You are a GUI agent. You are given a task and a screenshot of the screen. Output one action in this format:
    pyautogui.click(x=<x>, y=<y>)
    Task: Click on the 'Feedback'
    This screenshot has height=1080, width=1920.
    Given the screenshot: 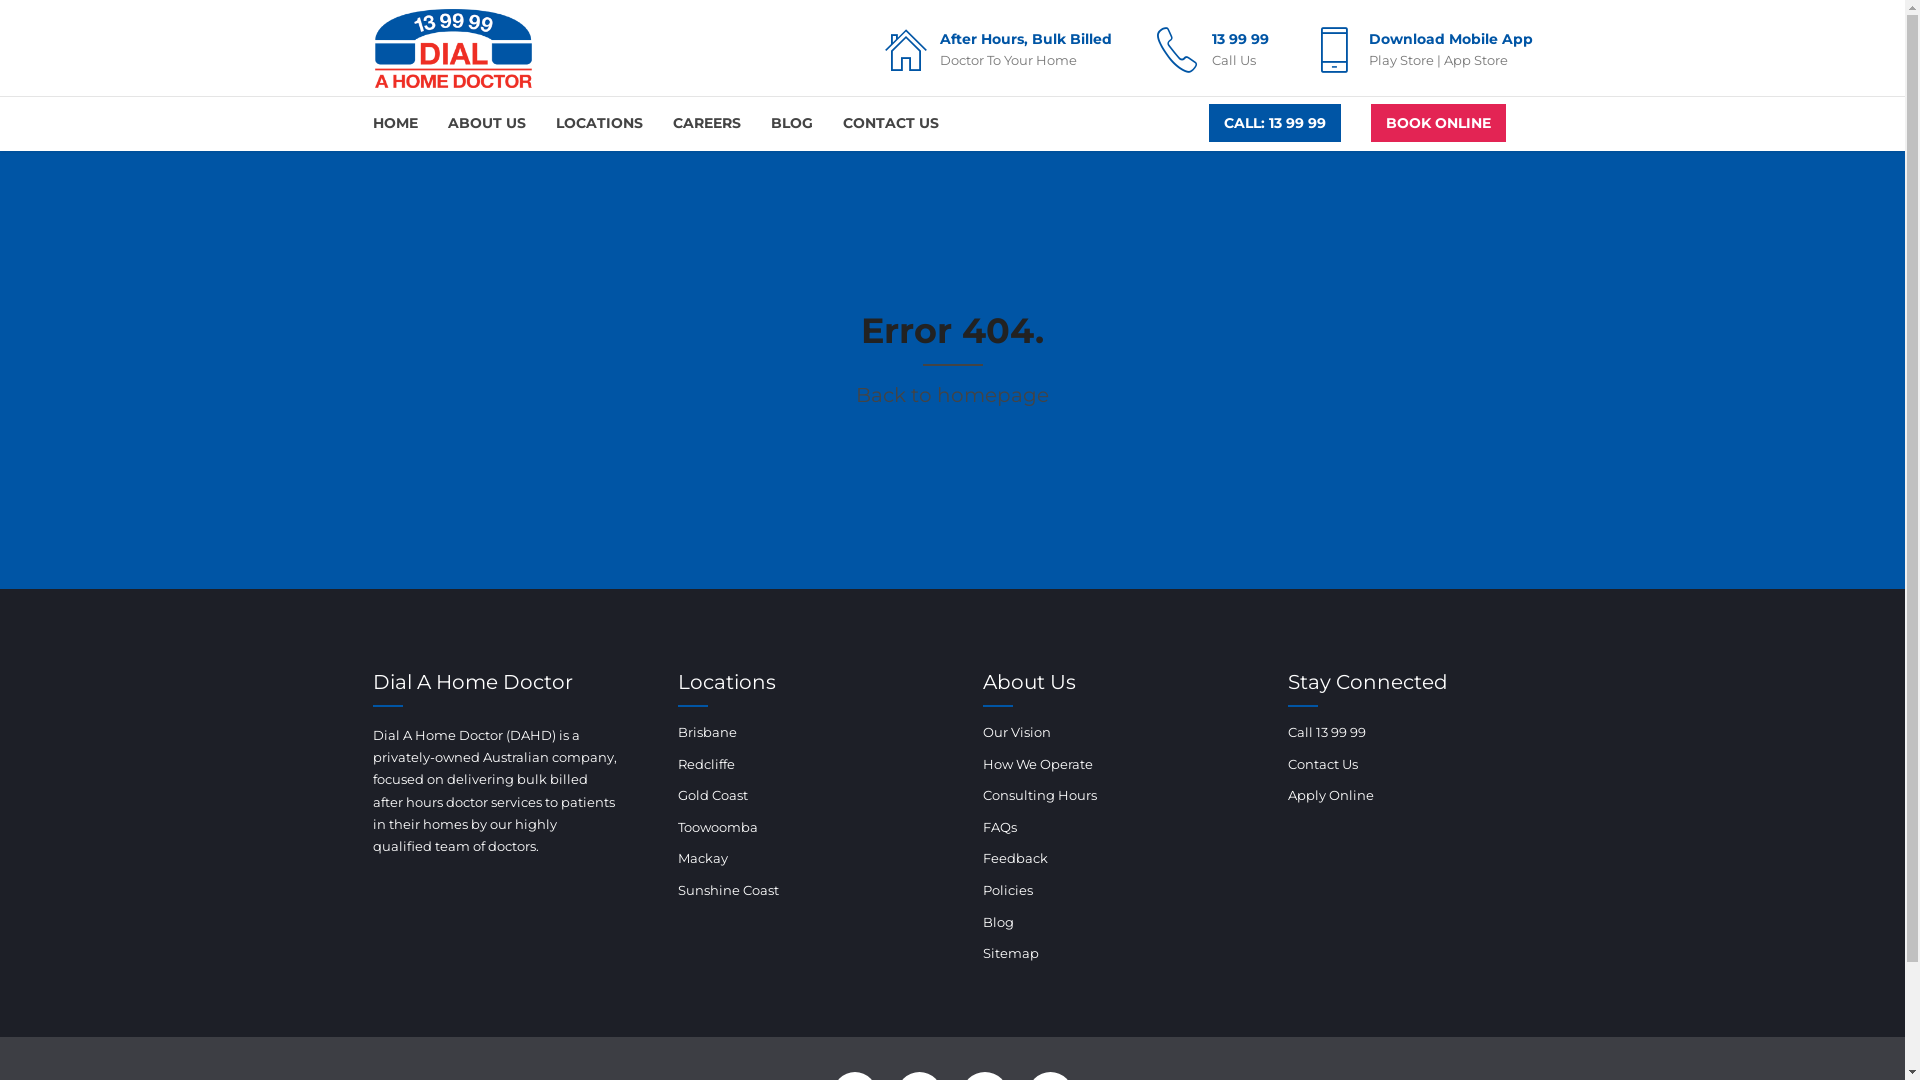 What is the action you would take?
    pyautogui.click(x=1014, y=856)
    